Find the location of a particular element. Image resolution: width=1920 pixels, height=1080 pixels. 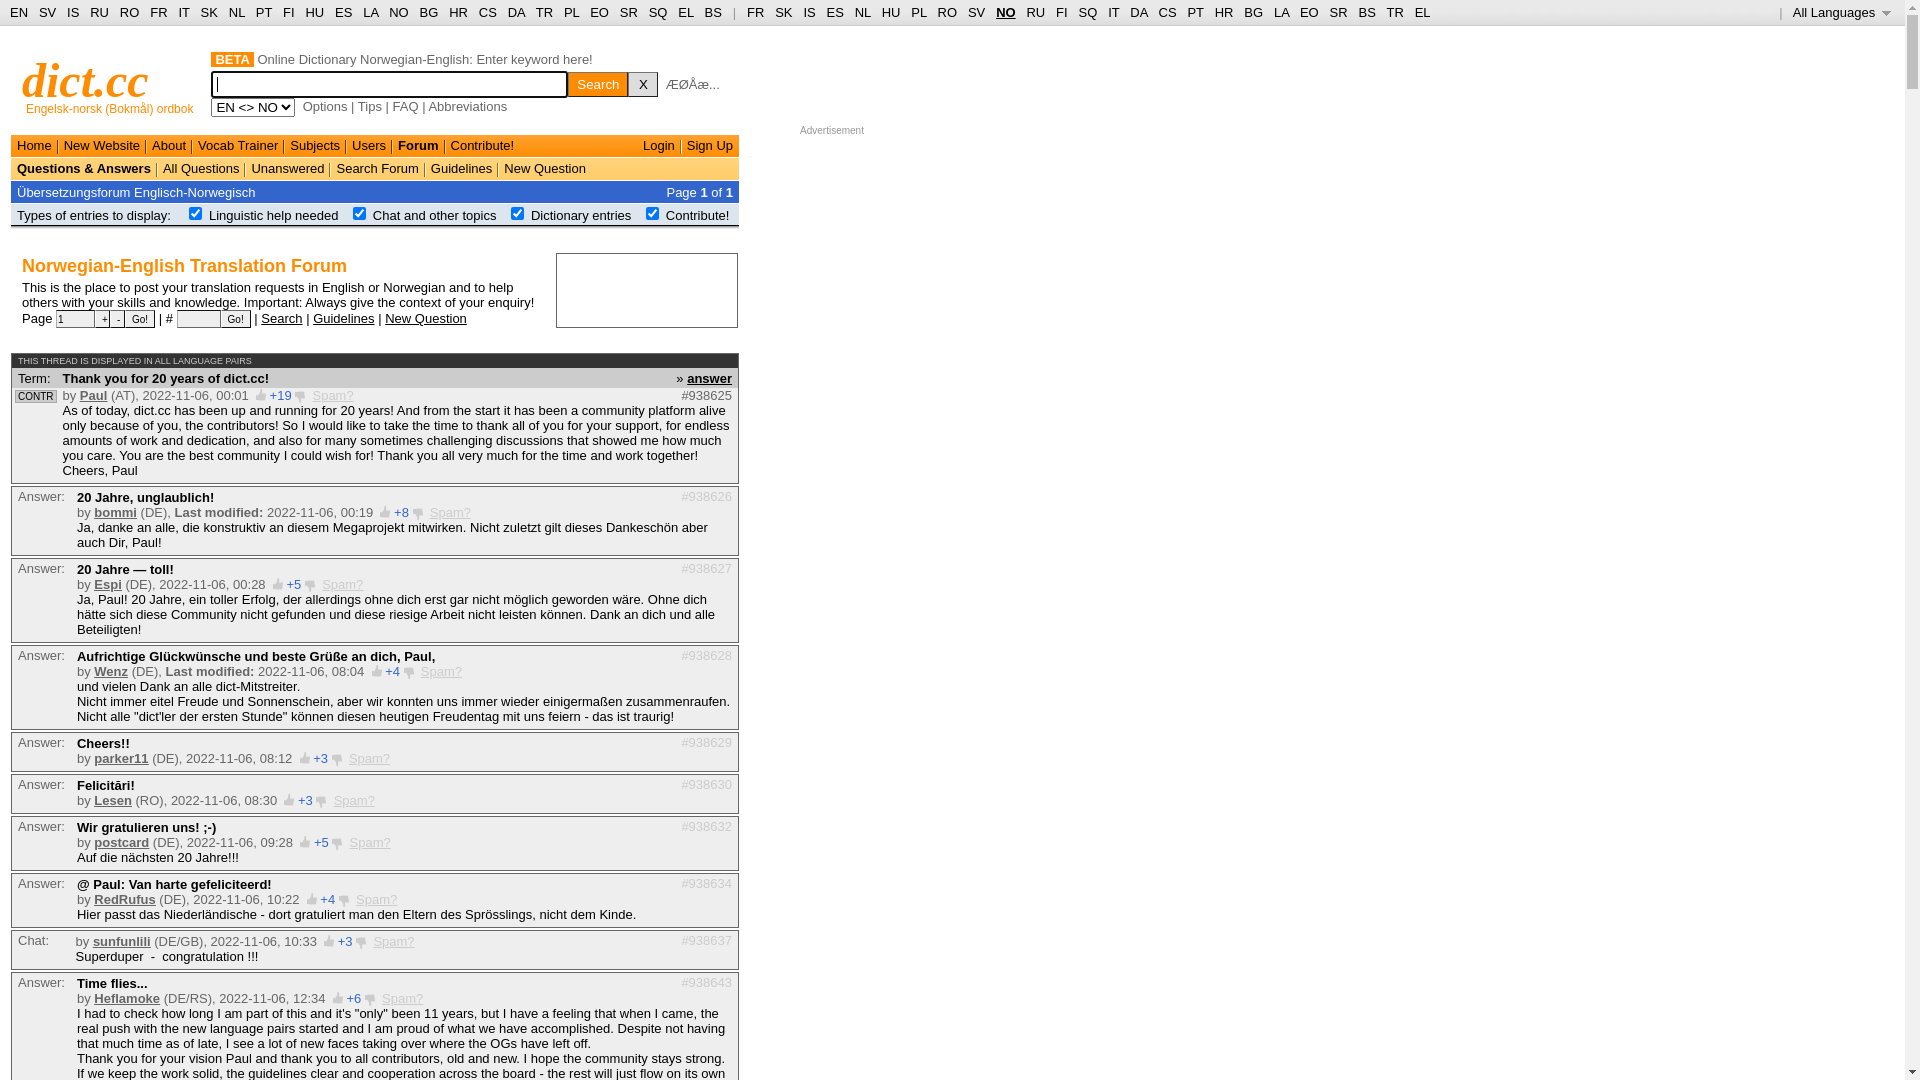

'Wenz' is located at coordinates (109, 671).